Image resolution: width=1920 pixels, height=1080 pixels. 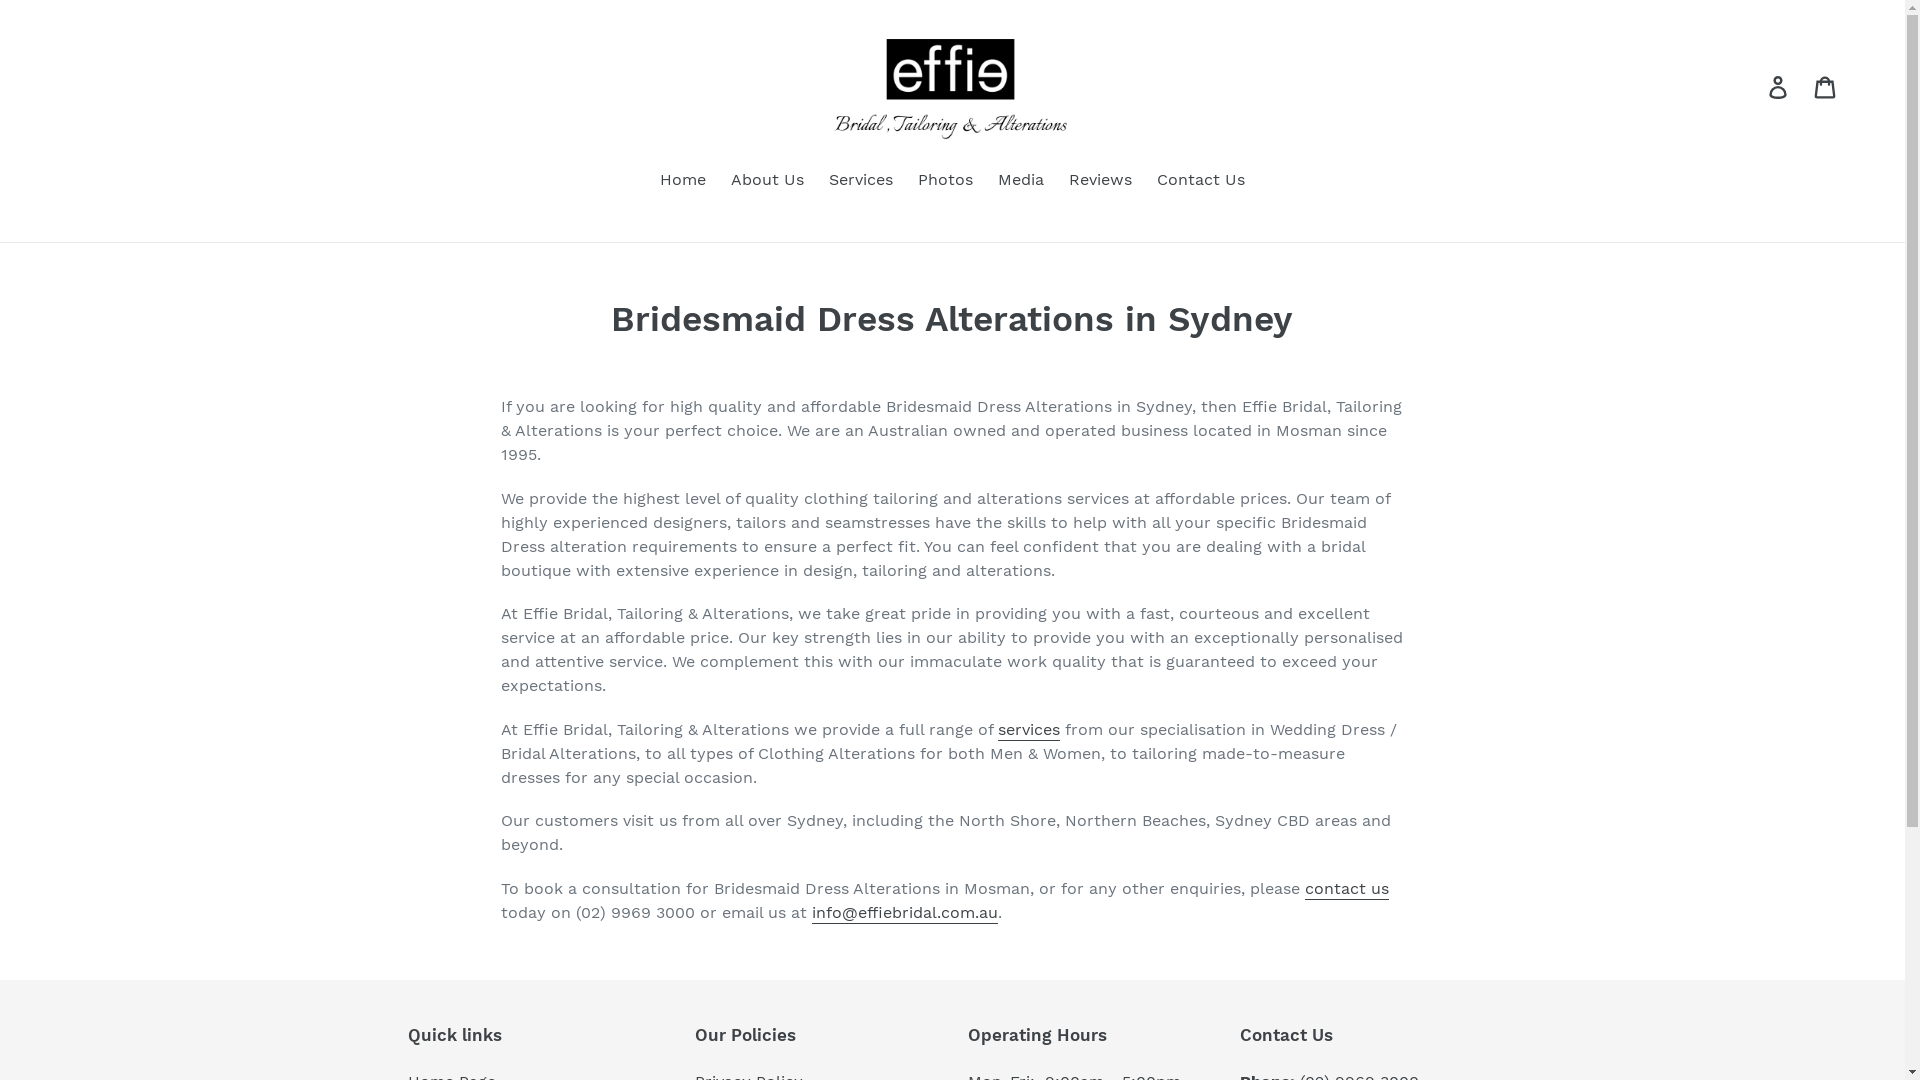 I want to click on 'Home', so click(x=682, y=181).